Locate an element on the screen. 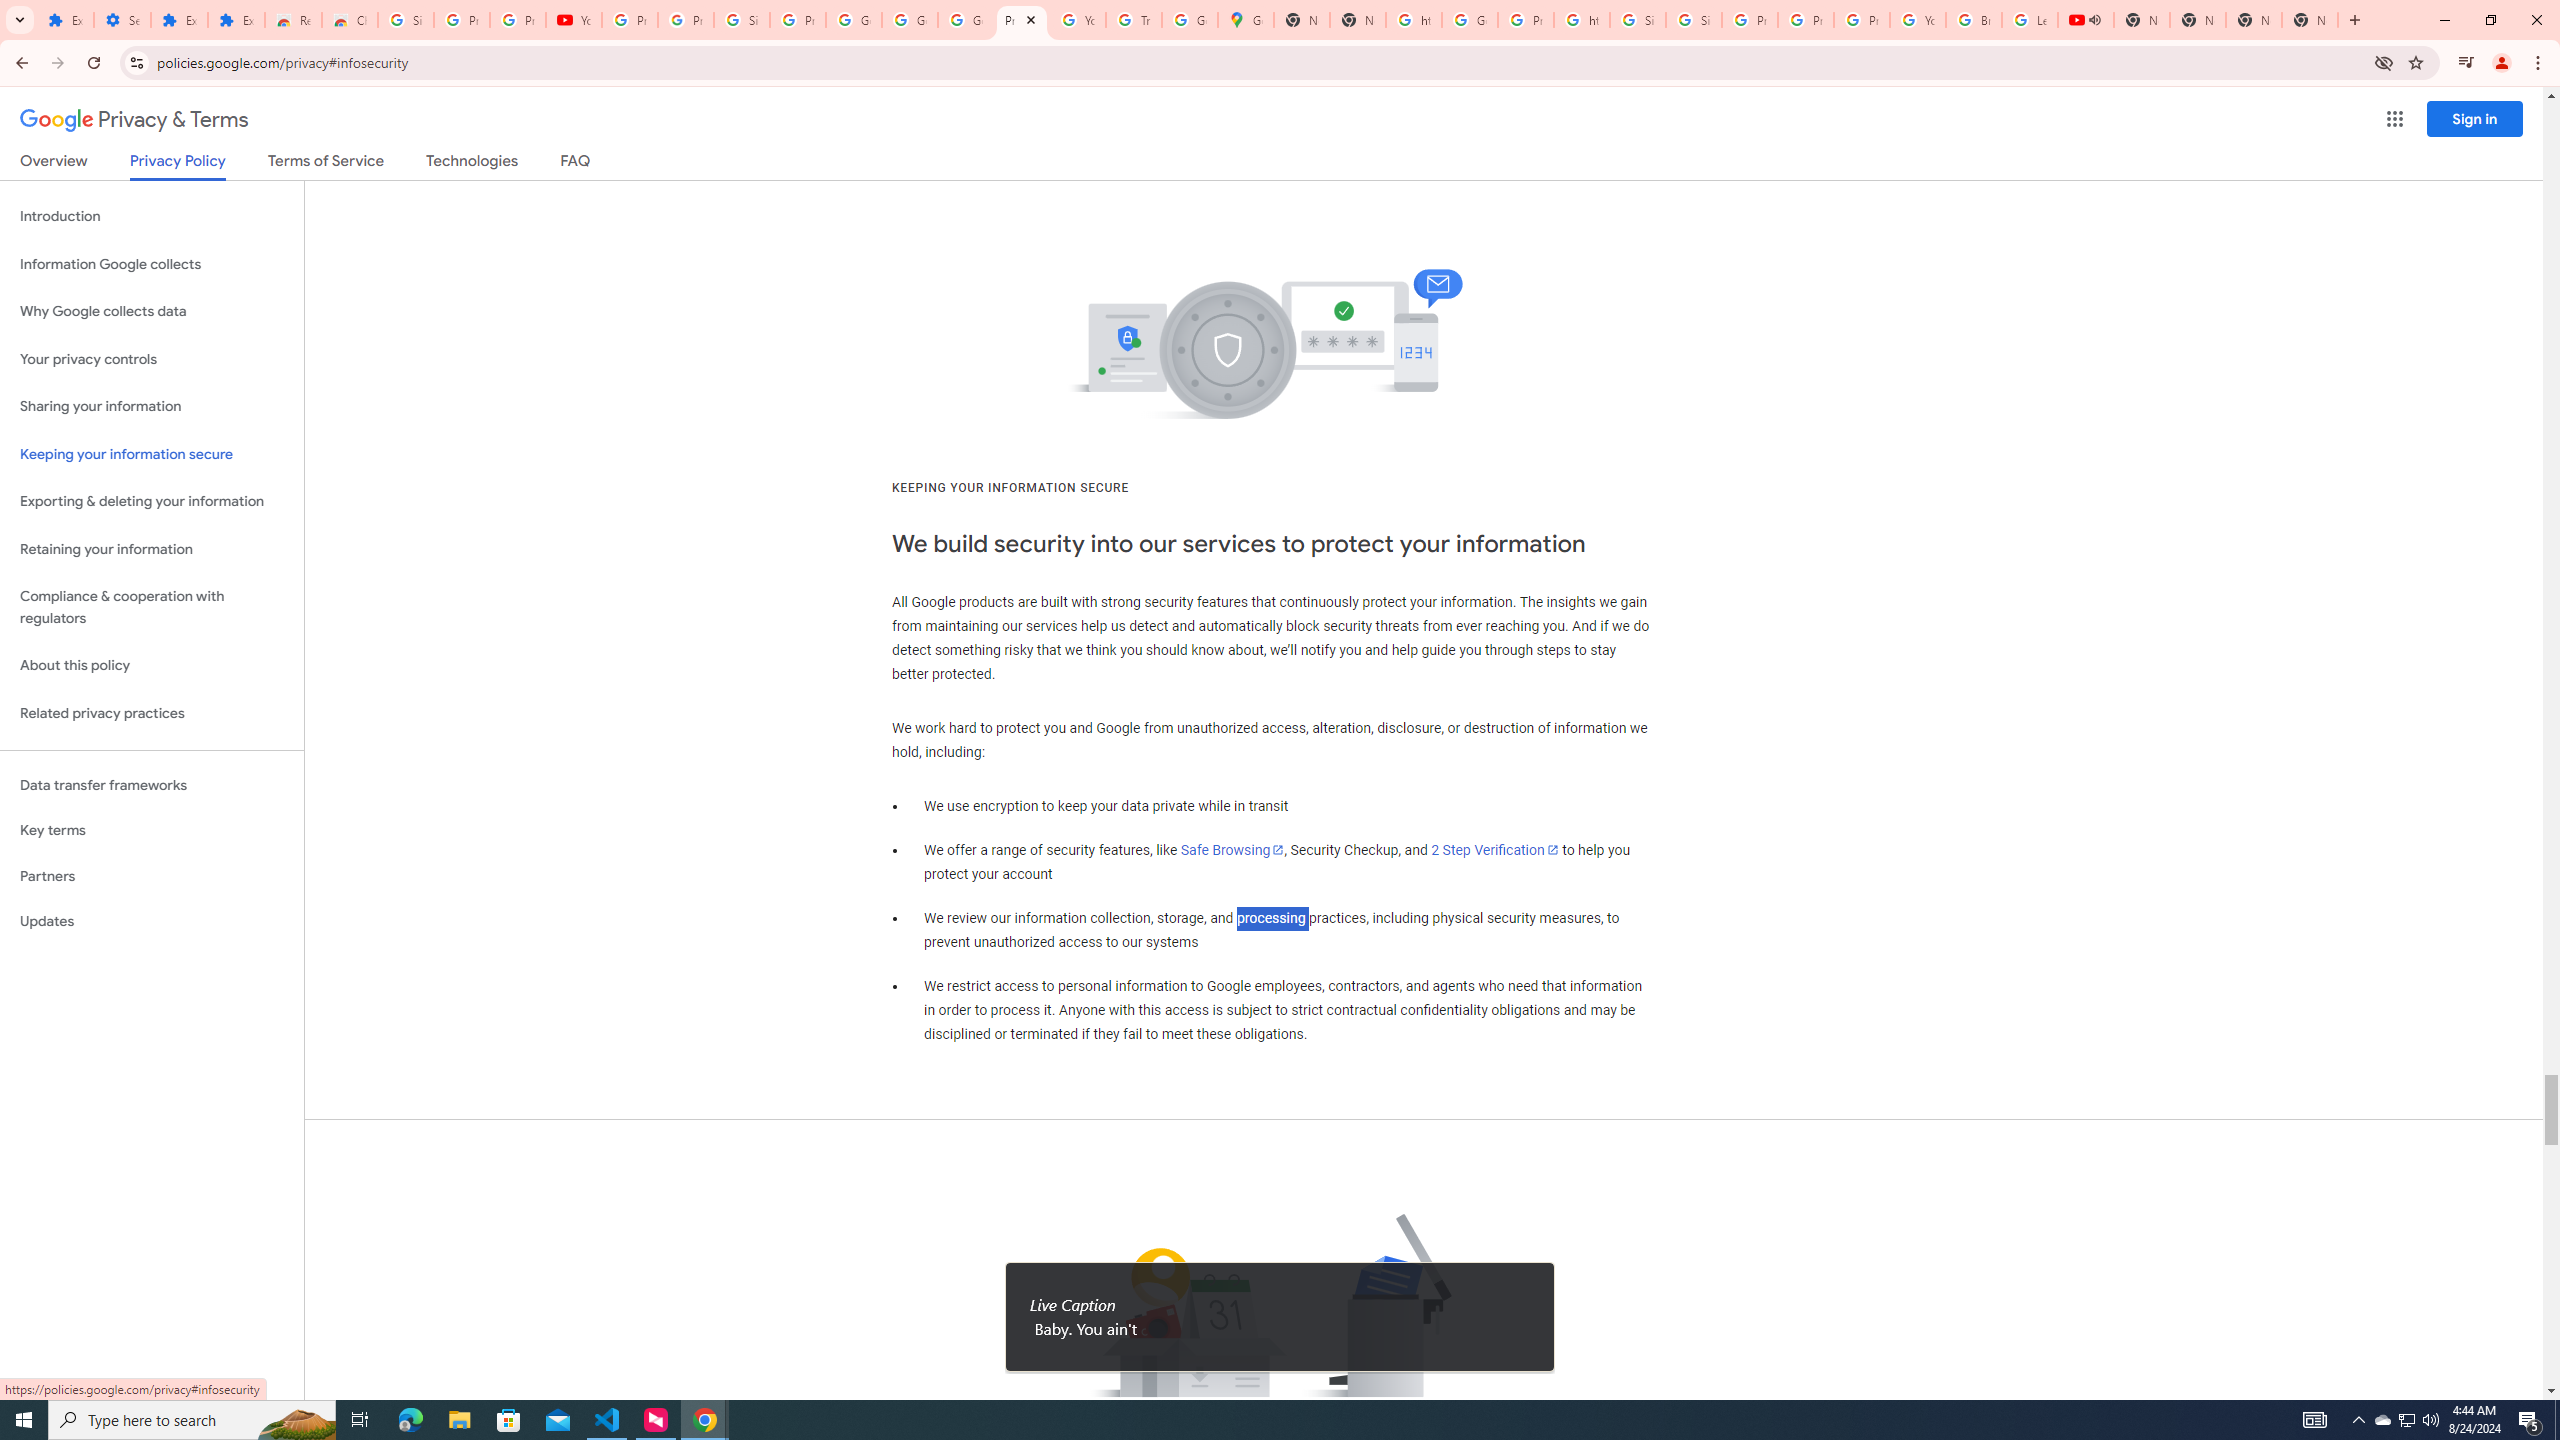 The width and height of the screenshot is (2560, 1440). 'Google Account' is located at coordinates (852, 19).